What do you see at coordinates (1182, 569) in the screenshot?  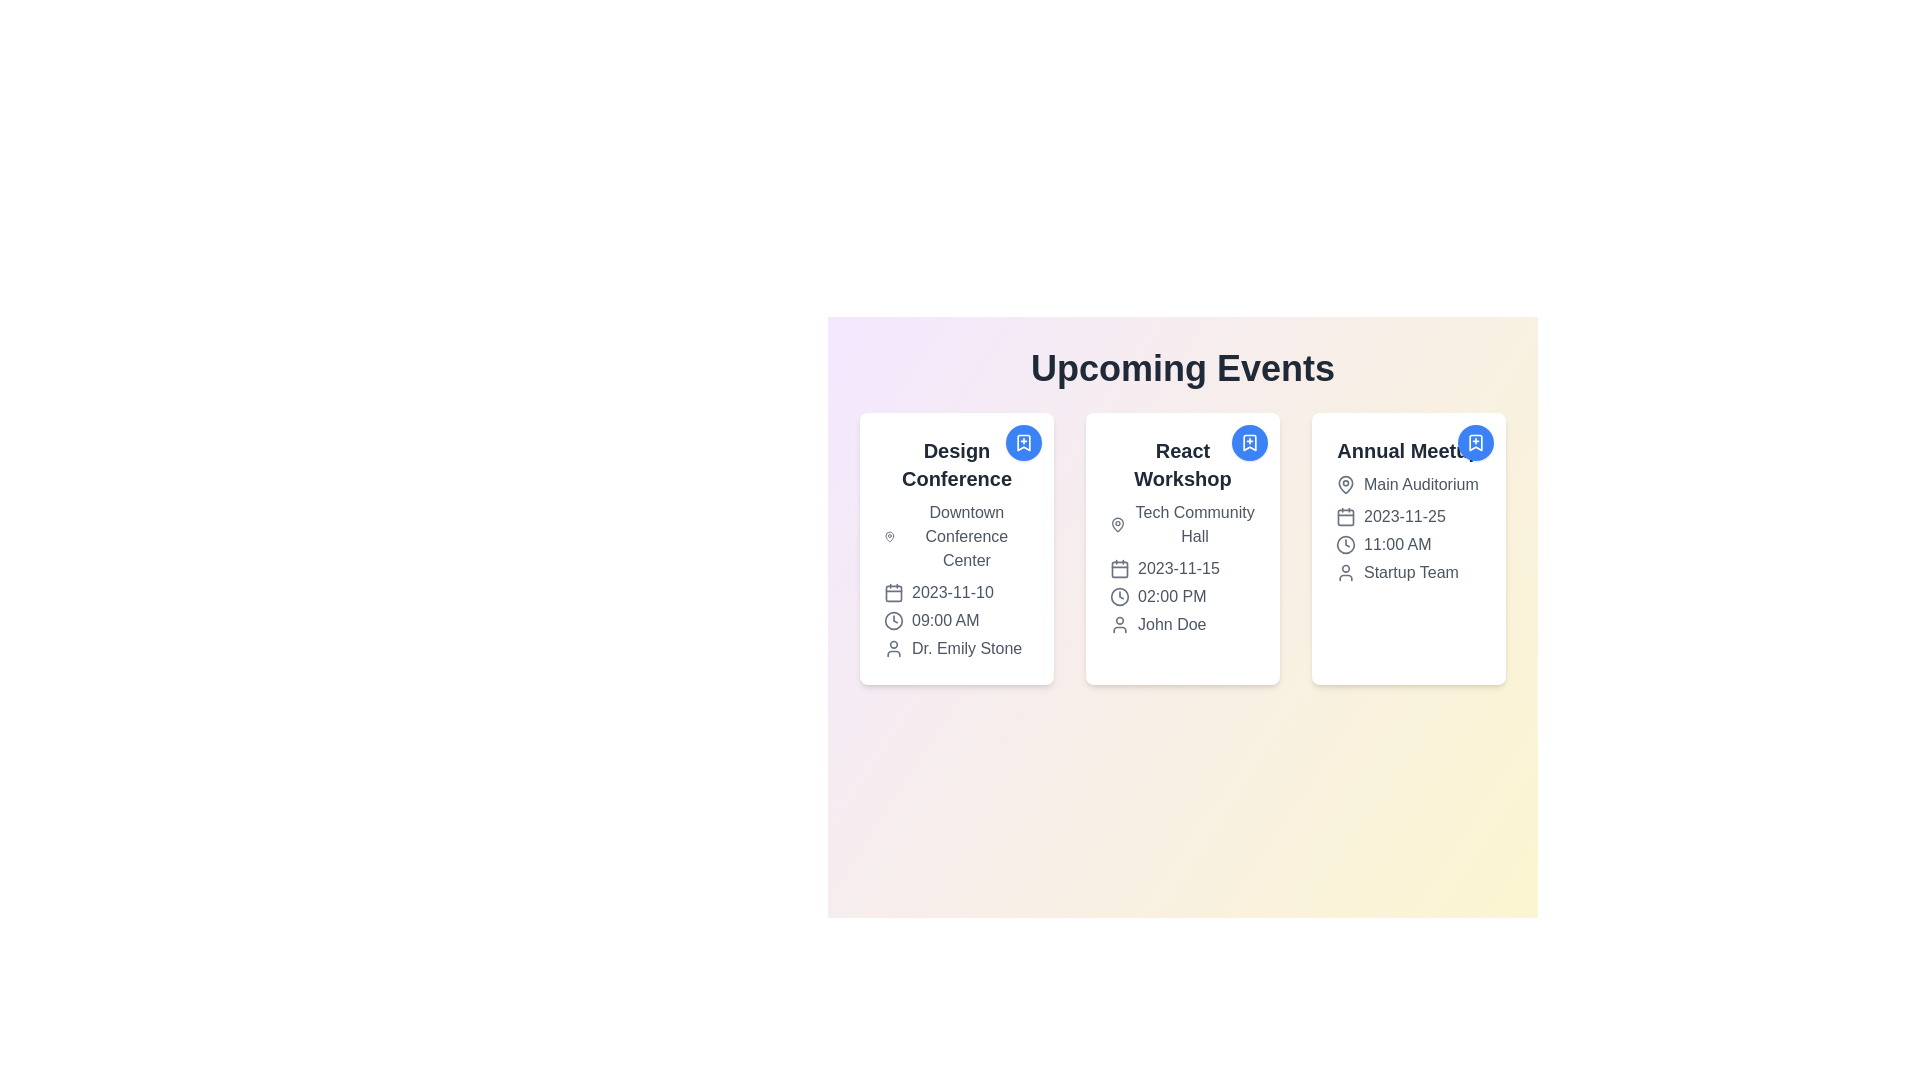 I see `the scheduled date text element located under the secondary heading 'Tech Community Hall' in the 'React Workshop' event card, which follows the location pin and precedes the time information` at bounding box center [1182, 569].